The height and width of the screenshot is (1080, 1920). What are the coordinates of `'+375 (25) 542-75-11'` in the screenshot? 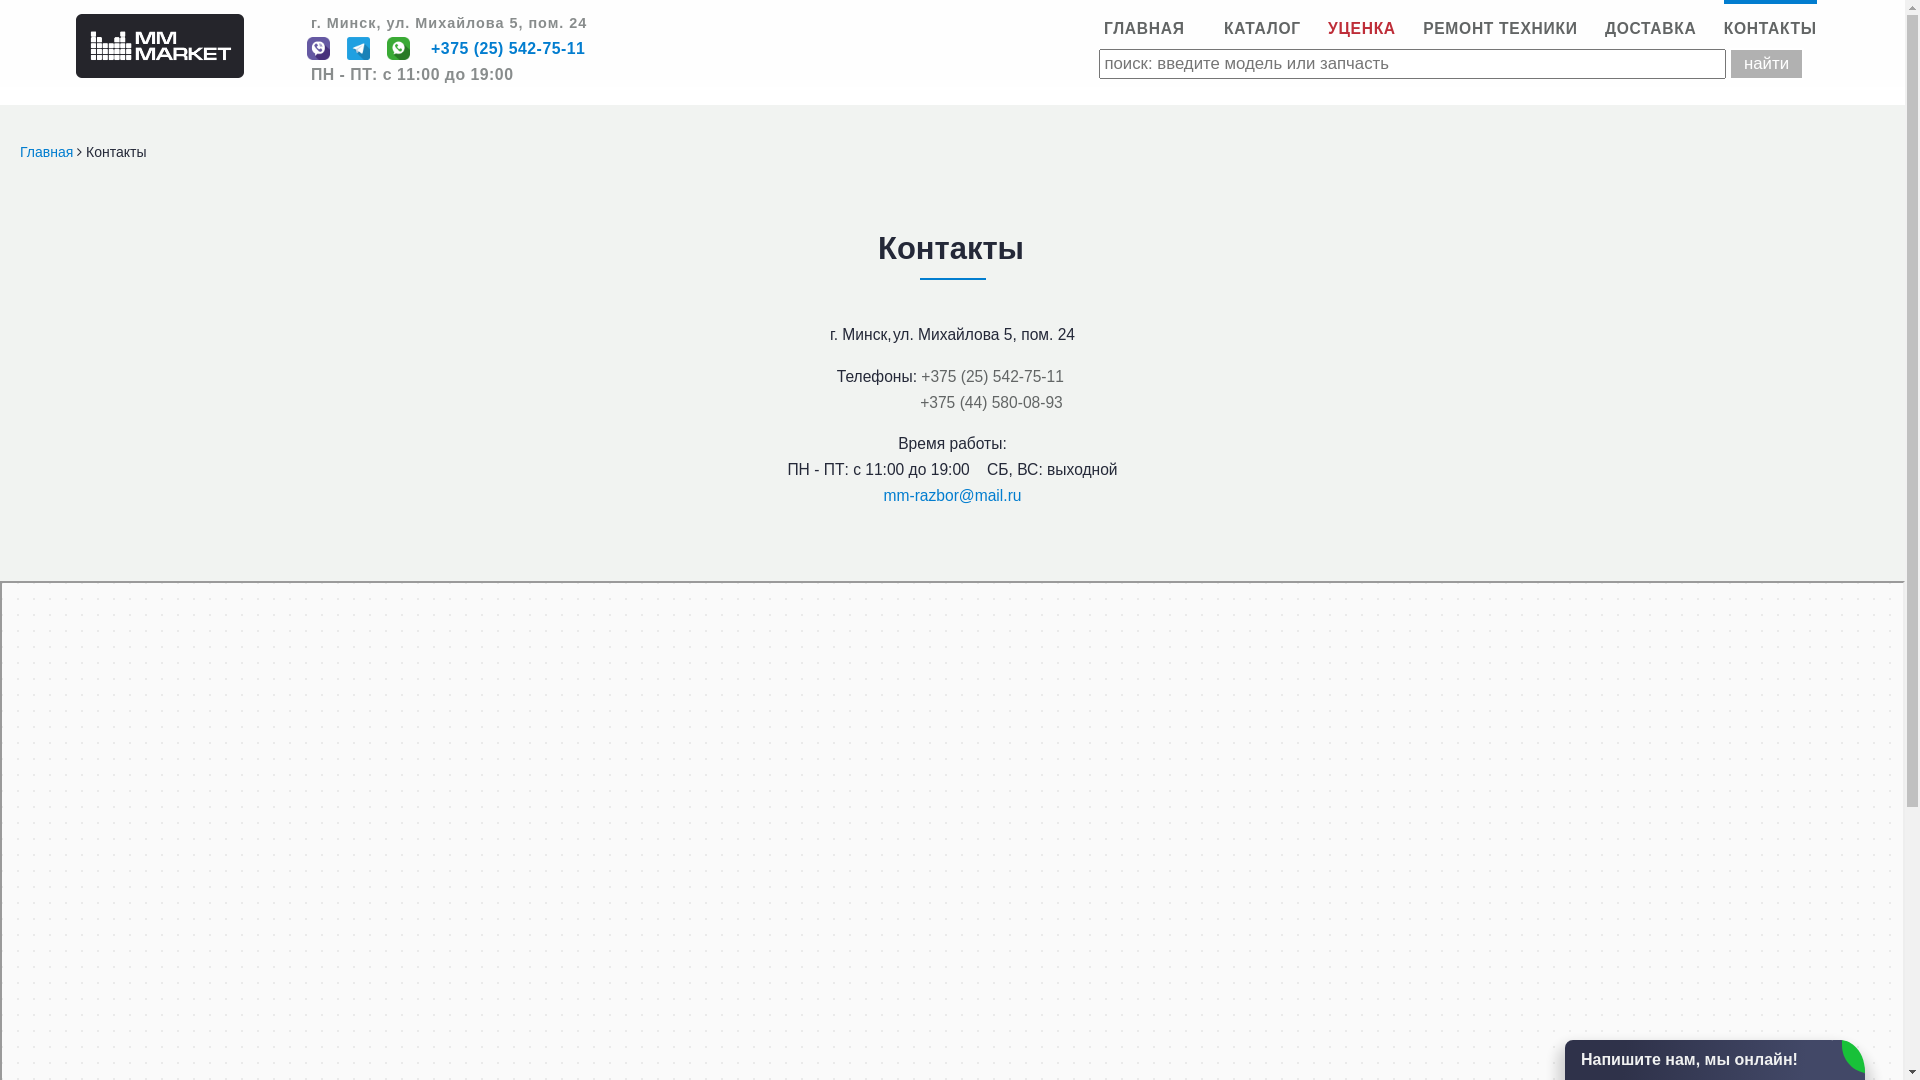 It's located at (920, 376).